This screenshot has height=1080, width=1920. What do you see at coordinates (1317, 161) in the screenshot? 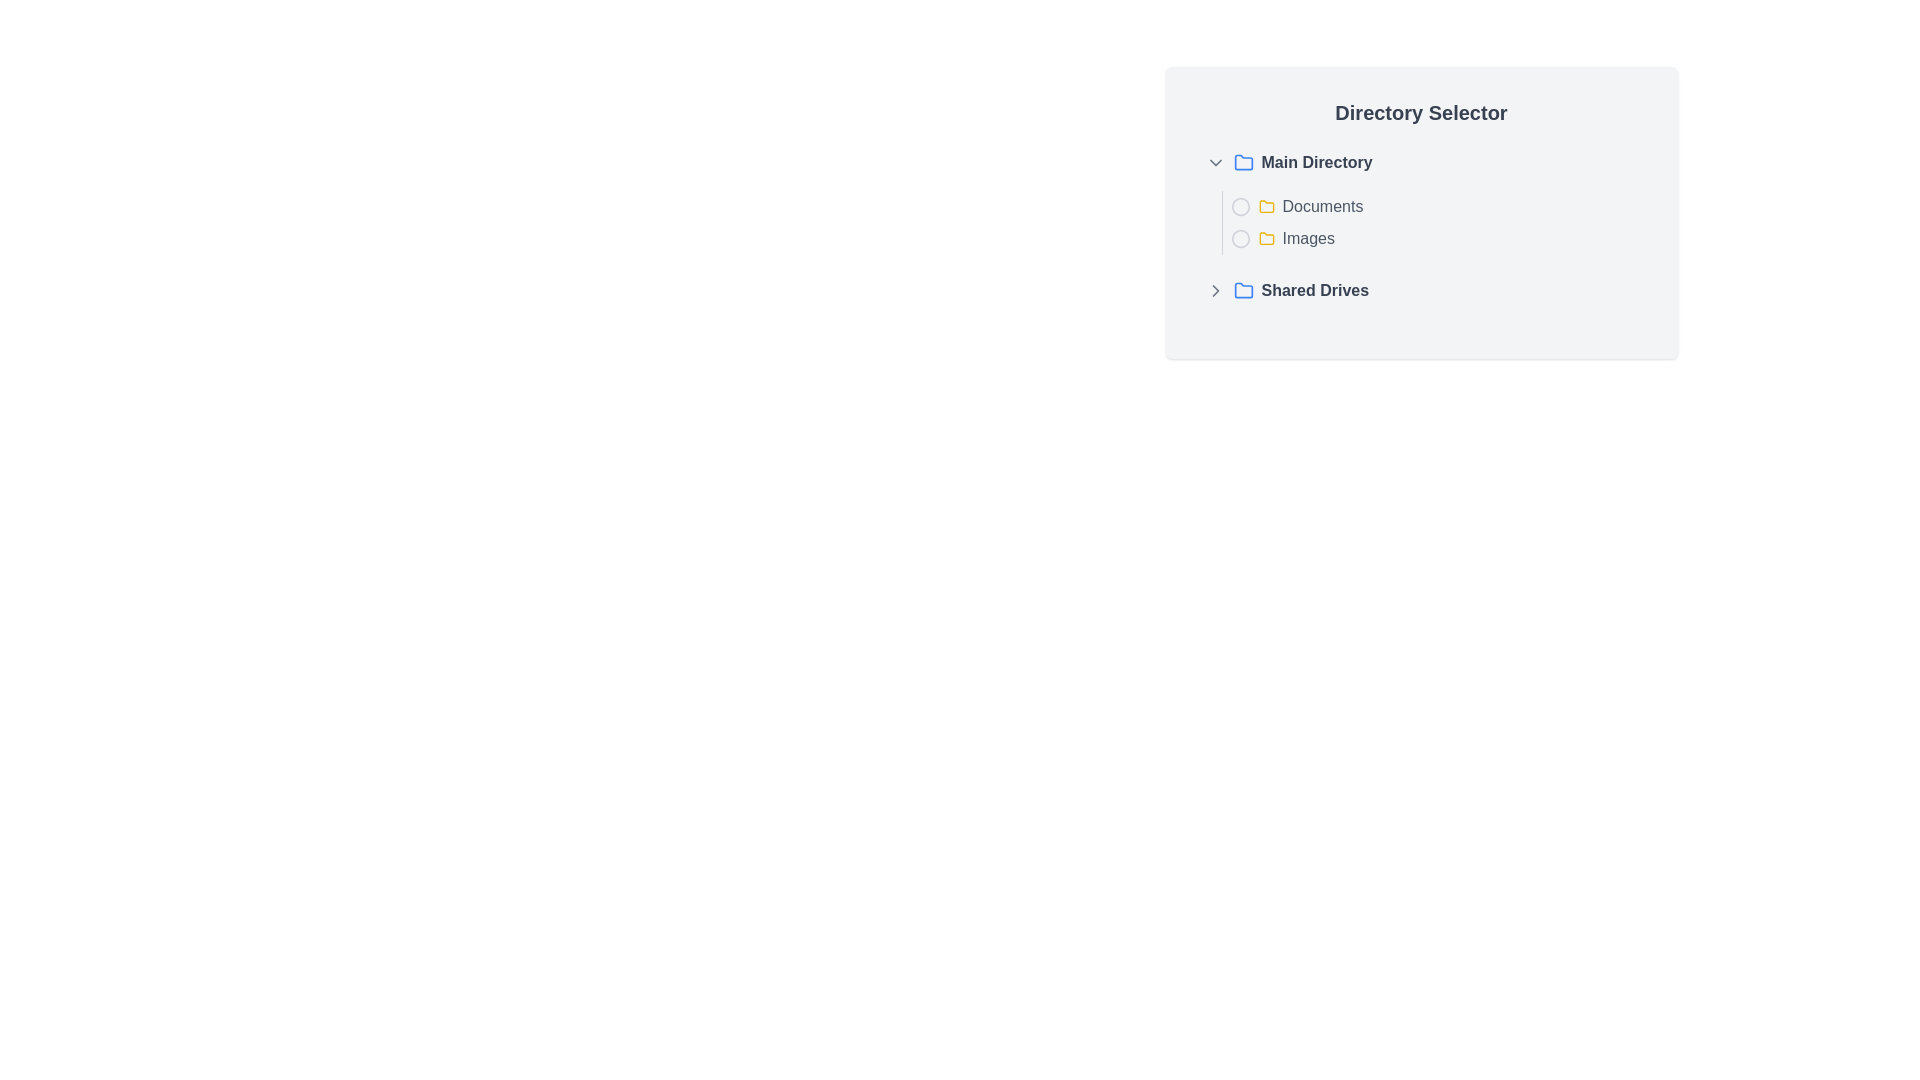
I see `text of the topmost directory option label in the 'Directory Selector' list, which is positioned to the right of a blue folder icon` at bounding box center [1317, 161].